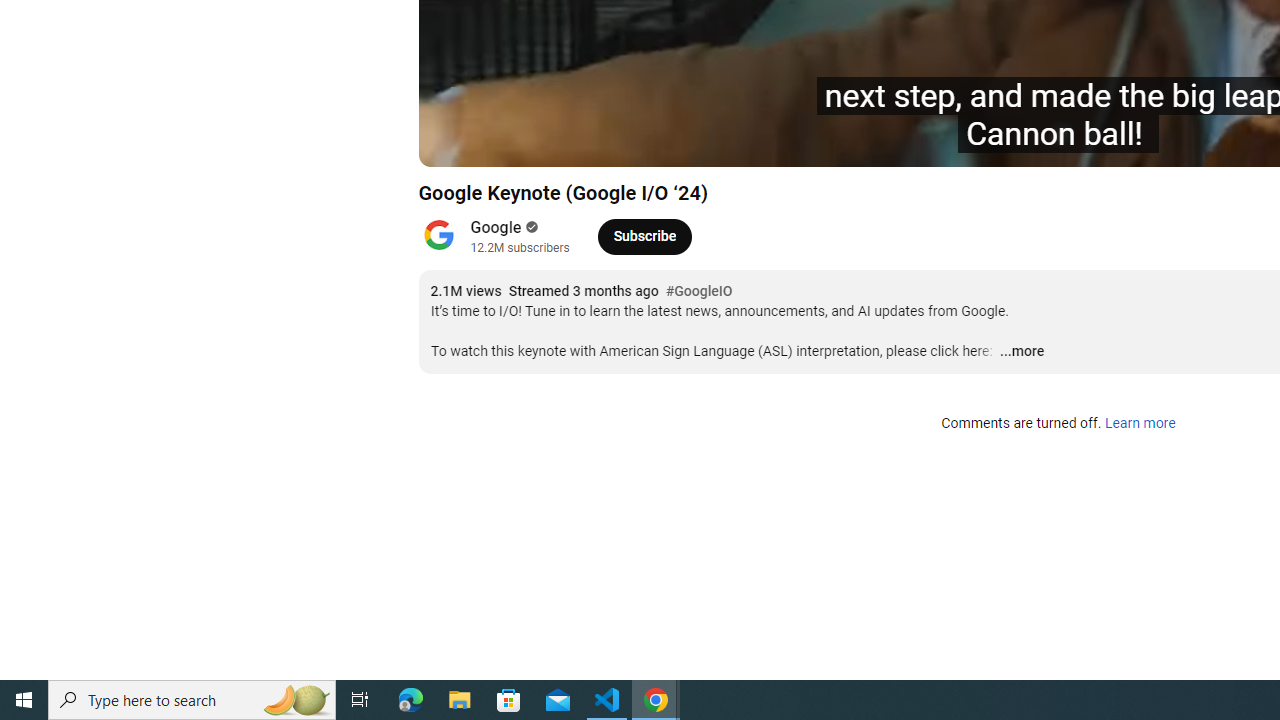 The image size is (1280, 720). Describe the element at coordinates (699, 291) in the screenshot. I see `'#GoogleIO'` at that location.